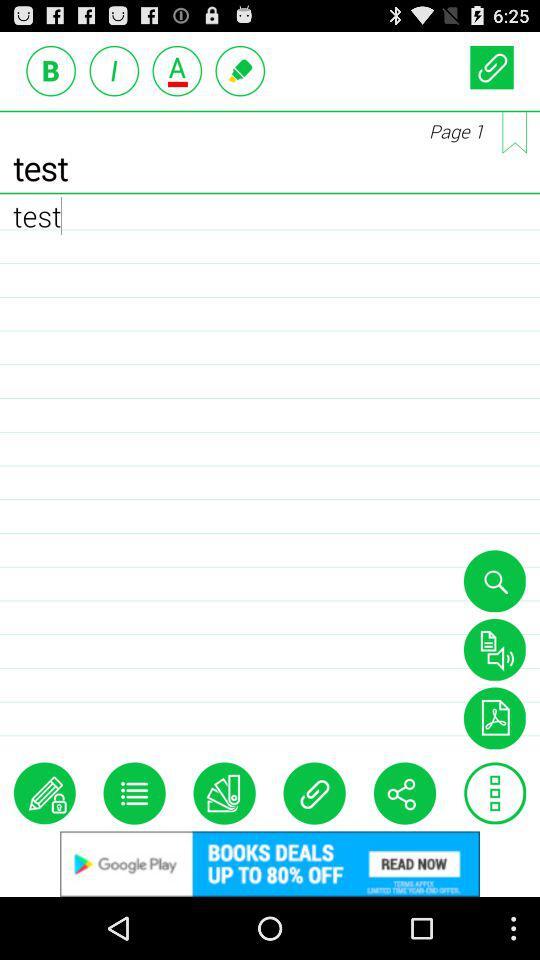  Describe the element at coordinates (493, 648) in the screenshot. I see `text to speak` at that location.